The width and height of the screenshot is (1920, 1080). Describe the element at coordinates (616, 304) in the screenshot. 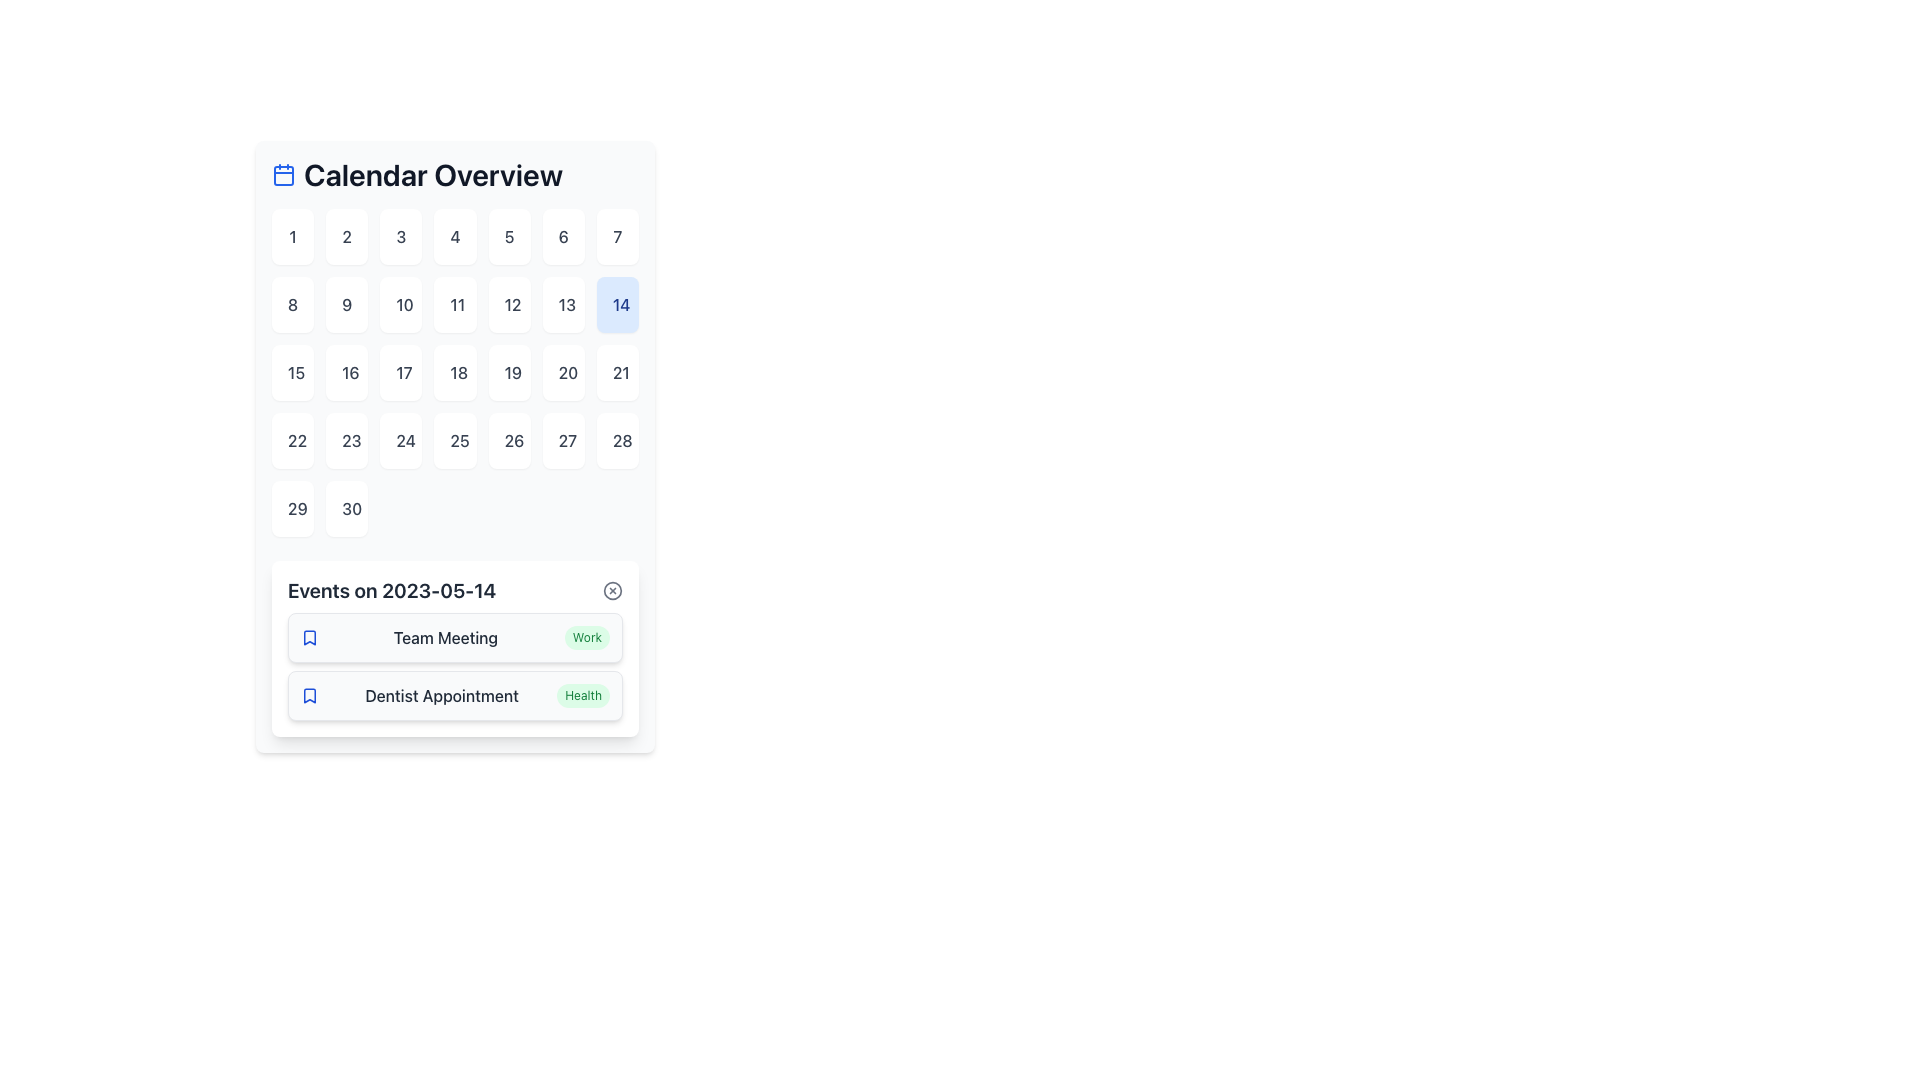

I see `the selectable day '14' button in the calendar interface` at that location.